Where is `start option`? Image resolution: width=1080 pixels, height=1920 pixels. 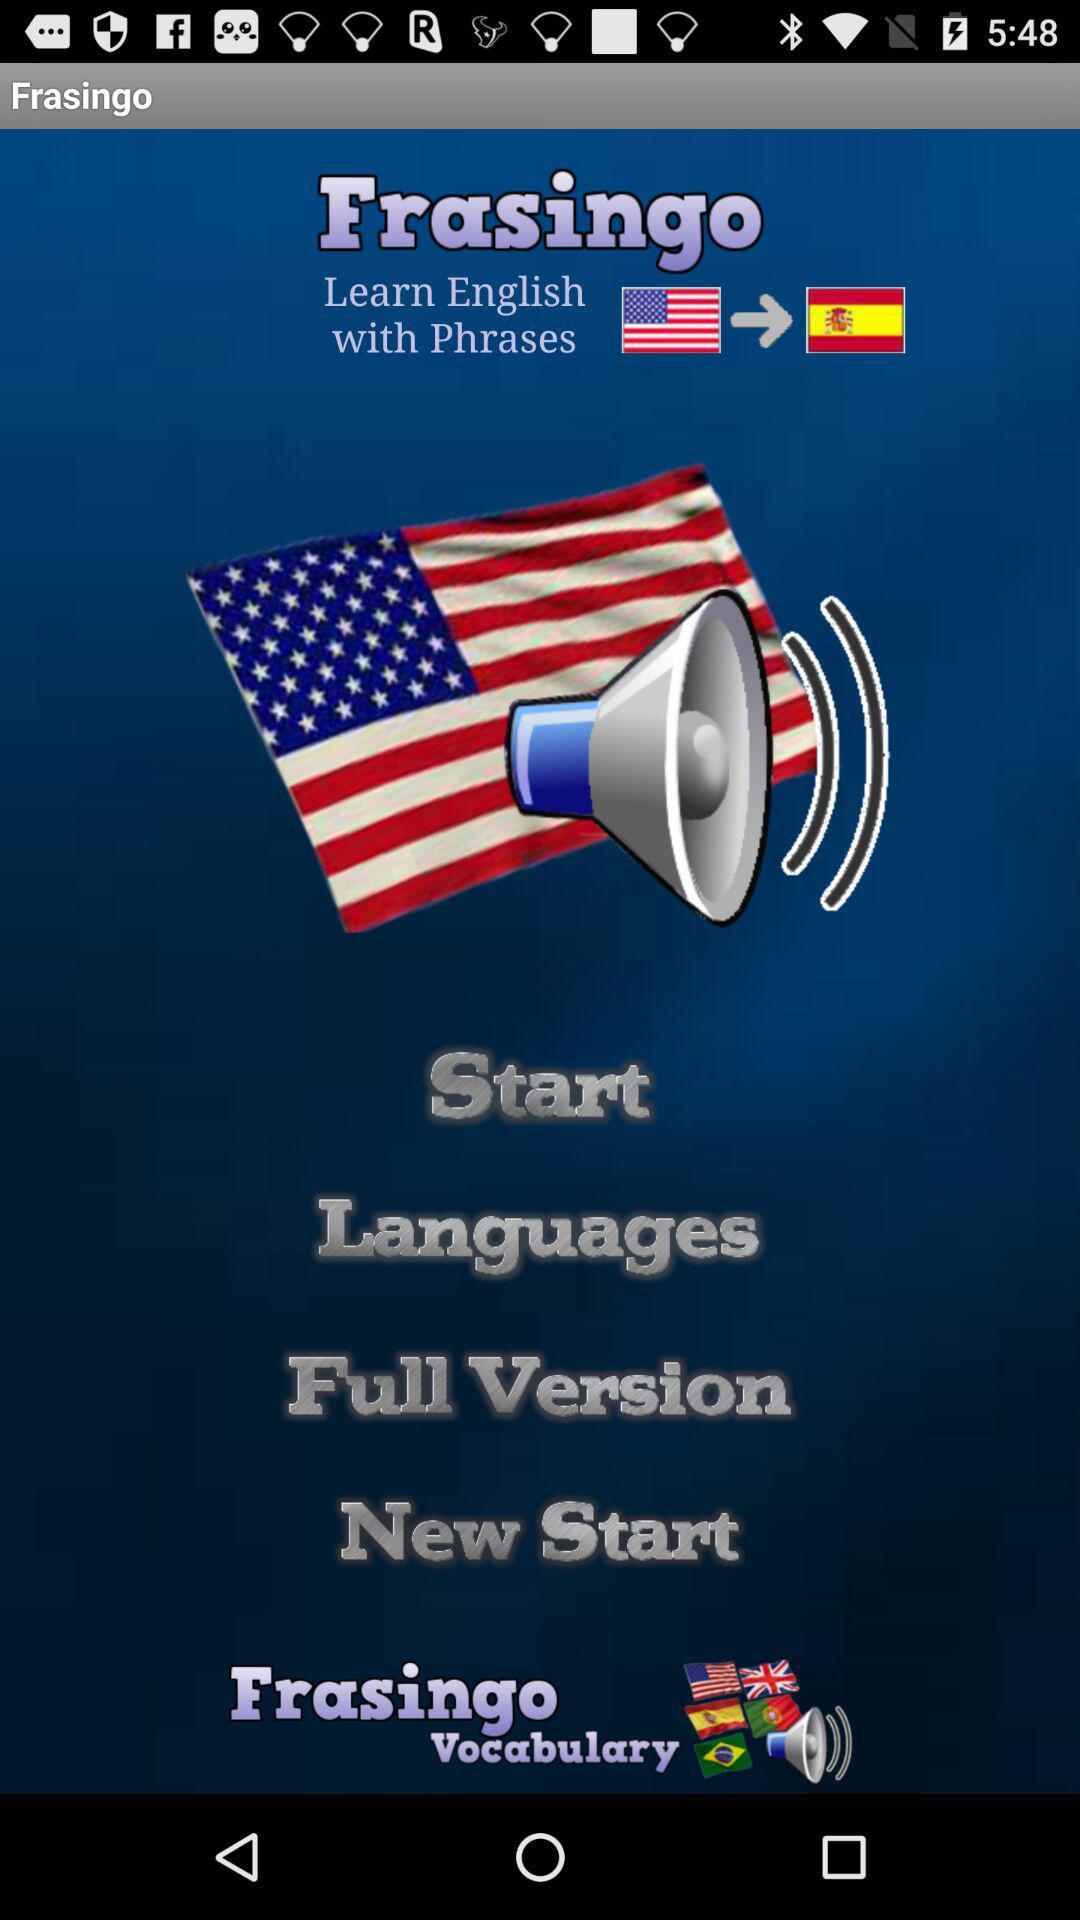 start option is located at coordinates (540, 1084).